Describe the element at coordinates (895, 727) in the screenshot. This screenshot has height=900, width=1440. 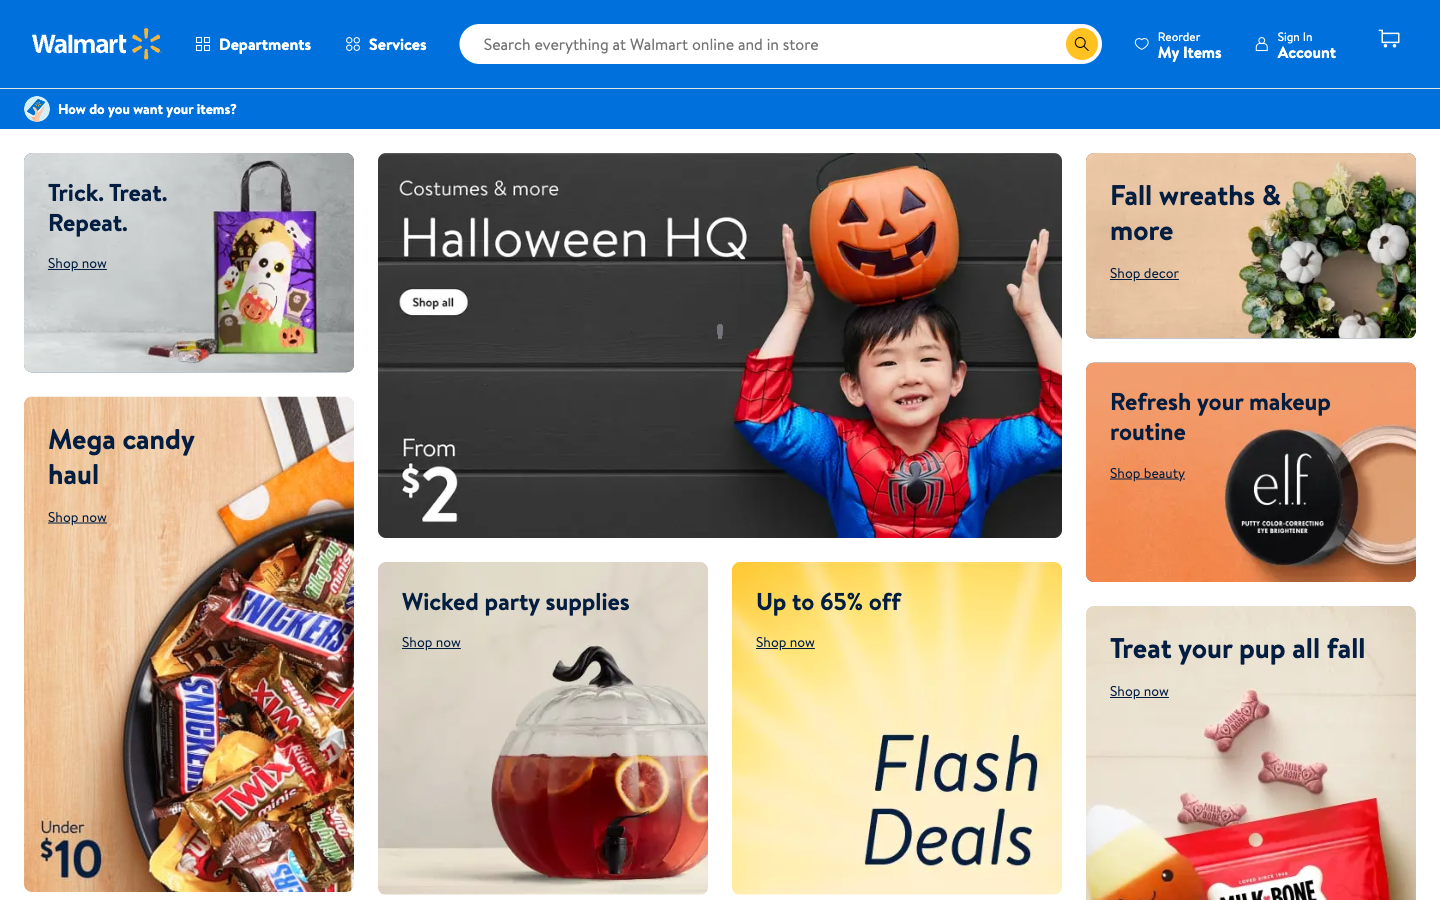
I see `the Flash Deals section` at that location.